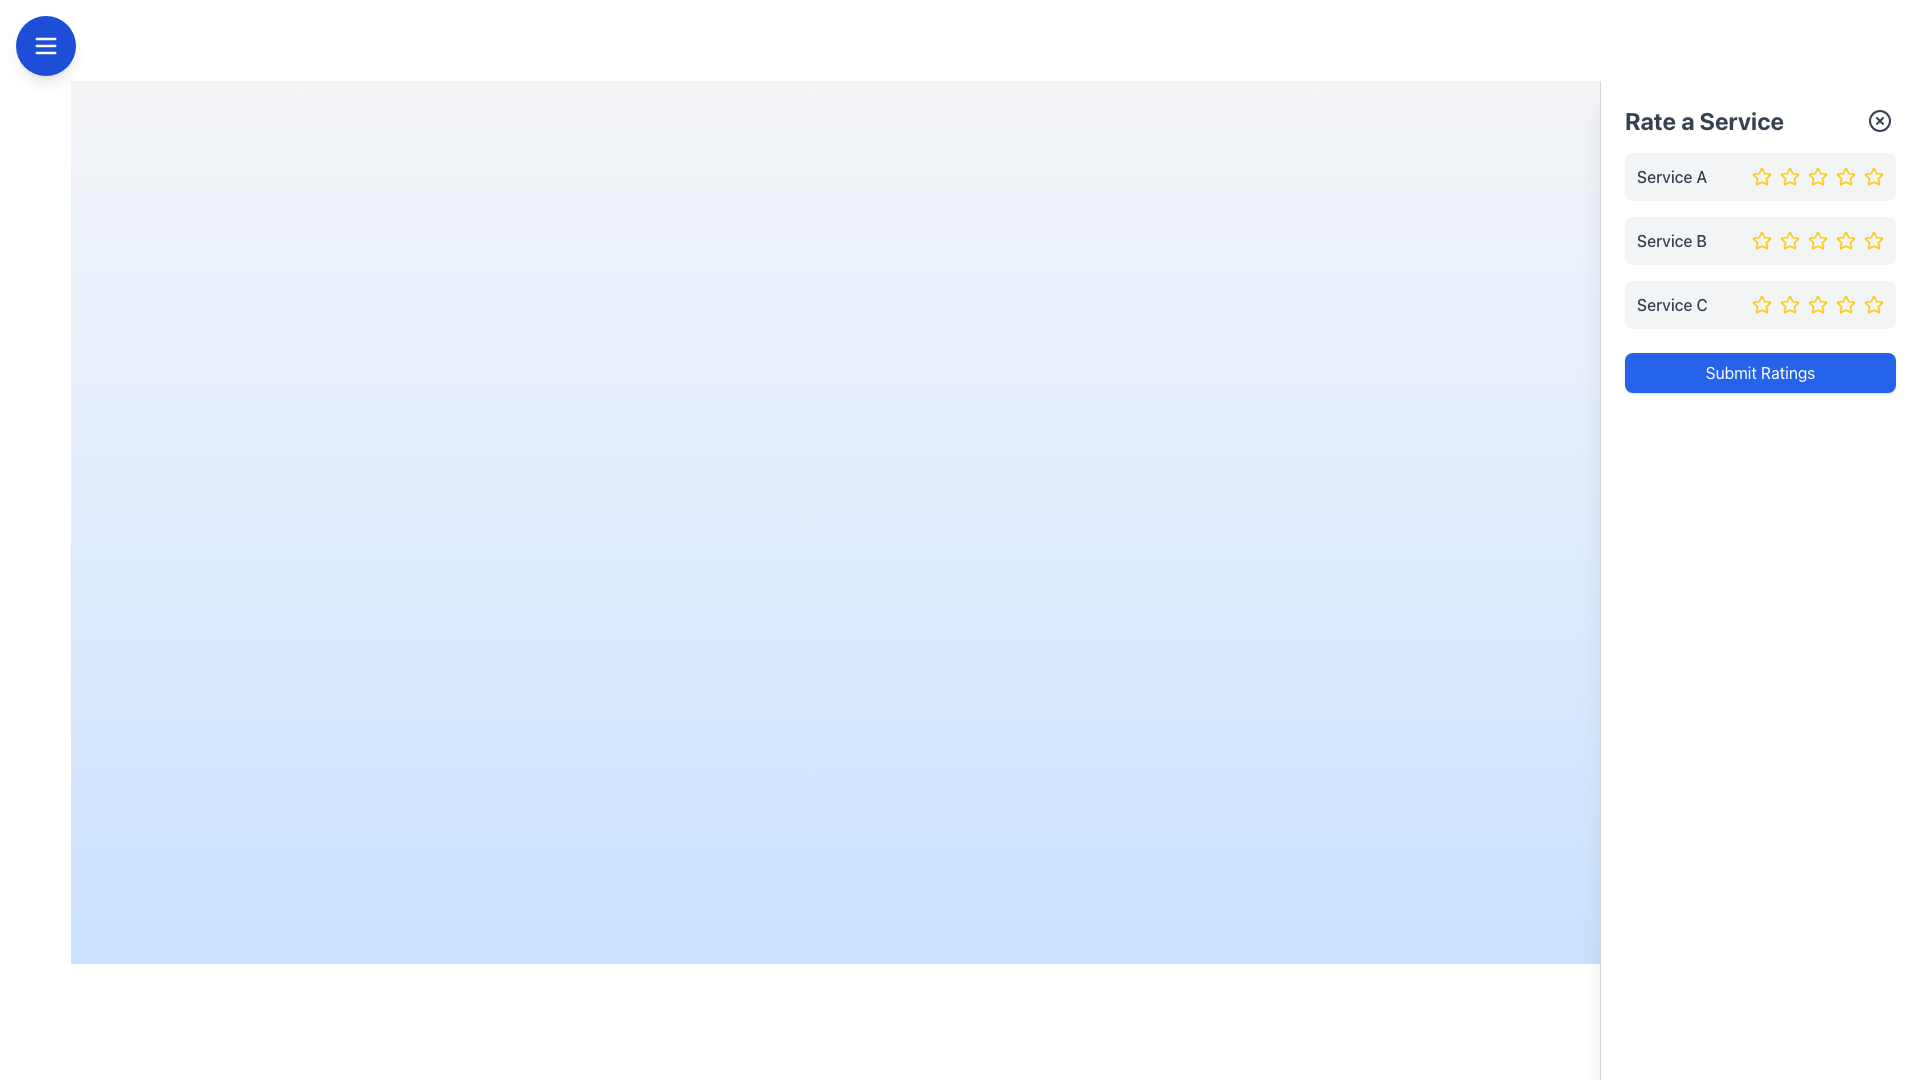  I want to click on the first star icon in the rating system beneath the label 'Service C' to rate, so click(1761, 304).